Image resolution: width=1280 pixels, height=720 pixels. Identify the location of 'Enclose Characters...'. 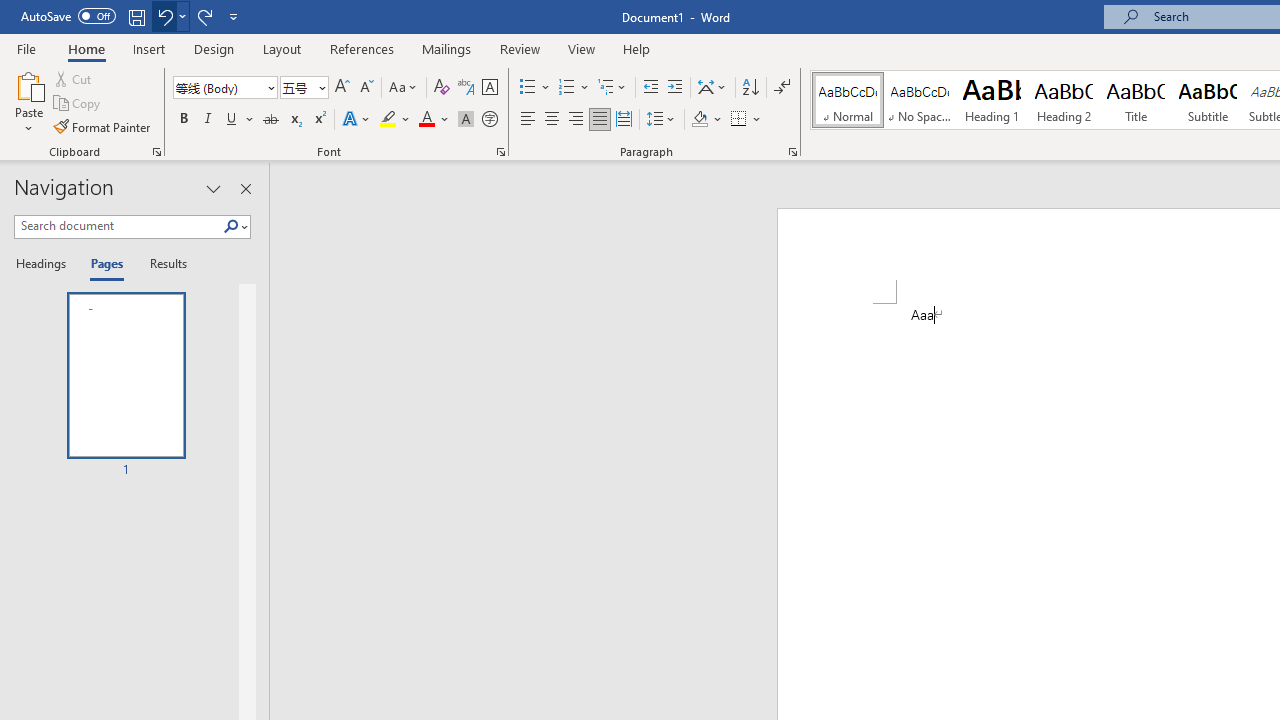
(489, 119).